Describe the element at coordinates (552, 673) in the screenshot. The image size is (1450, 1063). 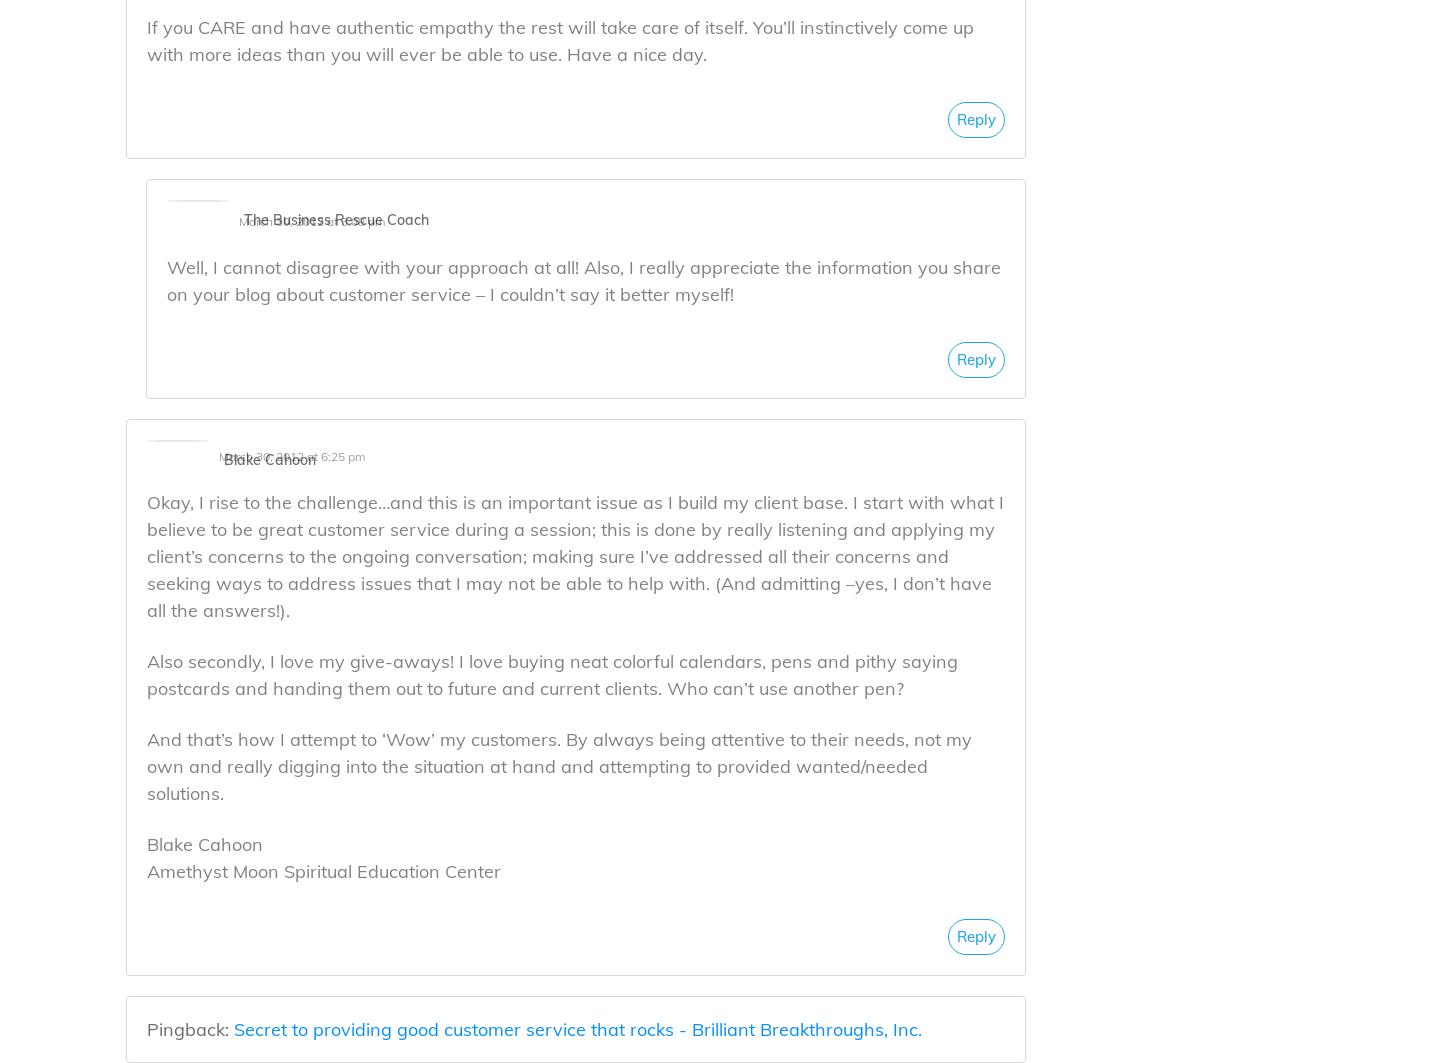
I see `'Also secondly, I love my give-aways!  I love buying neat colorful calendars, pens and pithy saying postcards and handing them out to future and current clients.  Who can’t use another pen?'` at that location.